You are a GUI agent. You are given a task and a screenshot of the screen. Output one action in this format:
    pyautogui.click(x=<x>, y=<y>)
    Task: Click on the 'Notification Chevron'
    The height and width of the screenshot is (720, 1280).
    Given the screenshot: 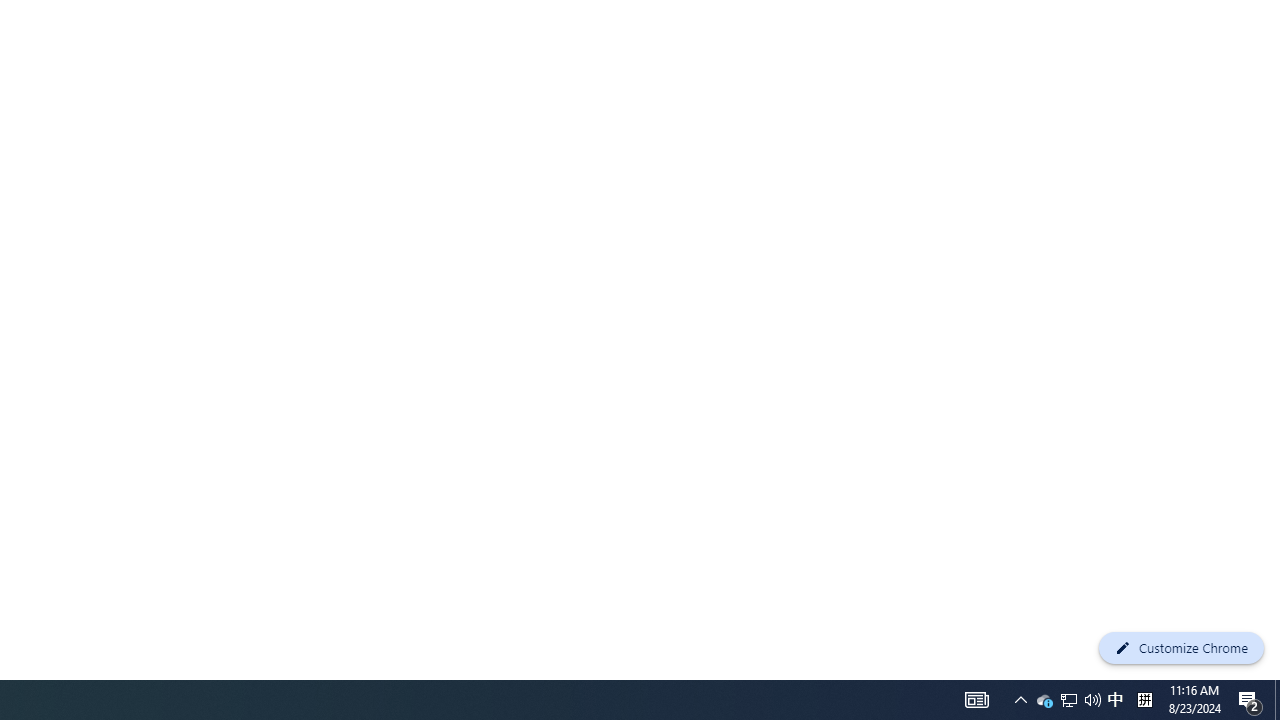 What is the action you would take?
    pyautogui.click(x=1068, y=698)
    